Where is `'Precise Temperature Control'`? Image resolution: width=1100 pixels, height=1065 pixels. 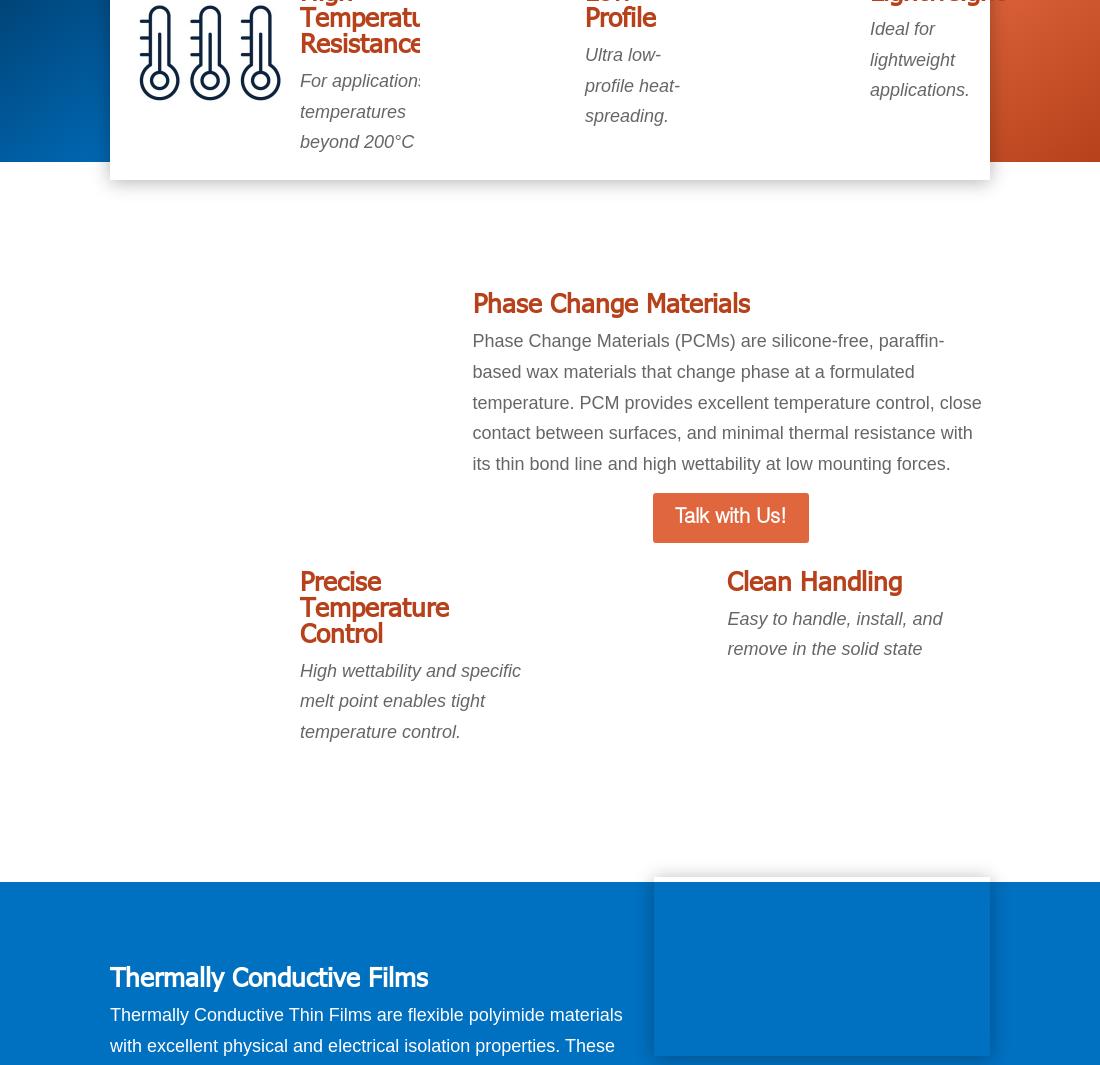 'Precise Temperature Control' is located at coordinates (374, 605).